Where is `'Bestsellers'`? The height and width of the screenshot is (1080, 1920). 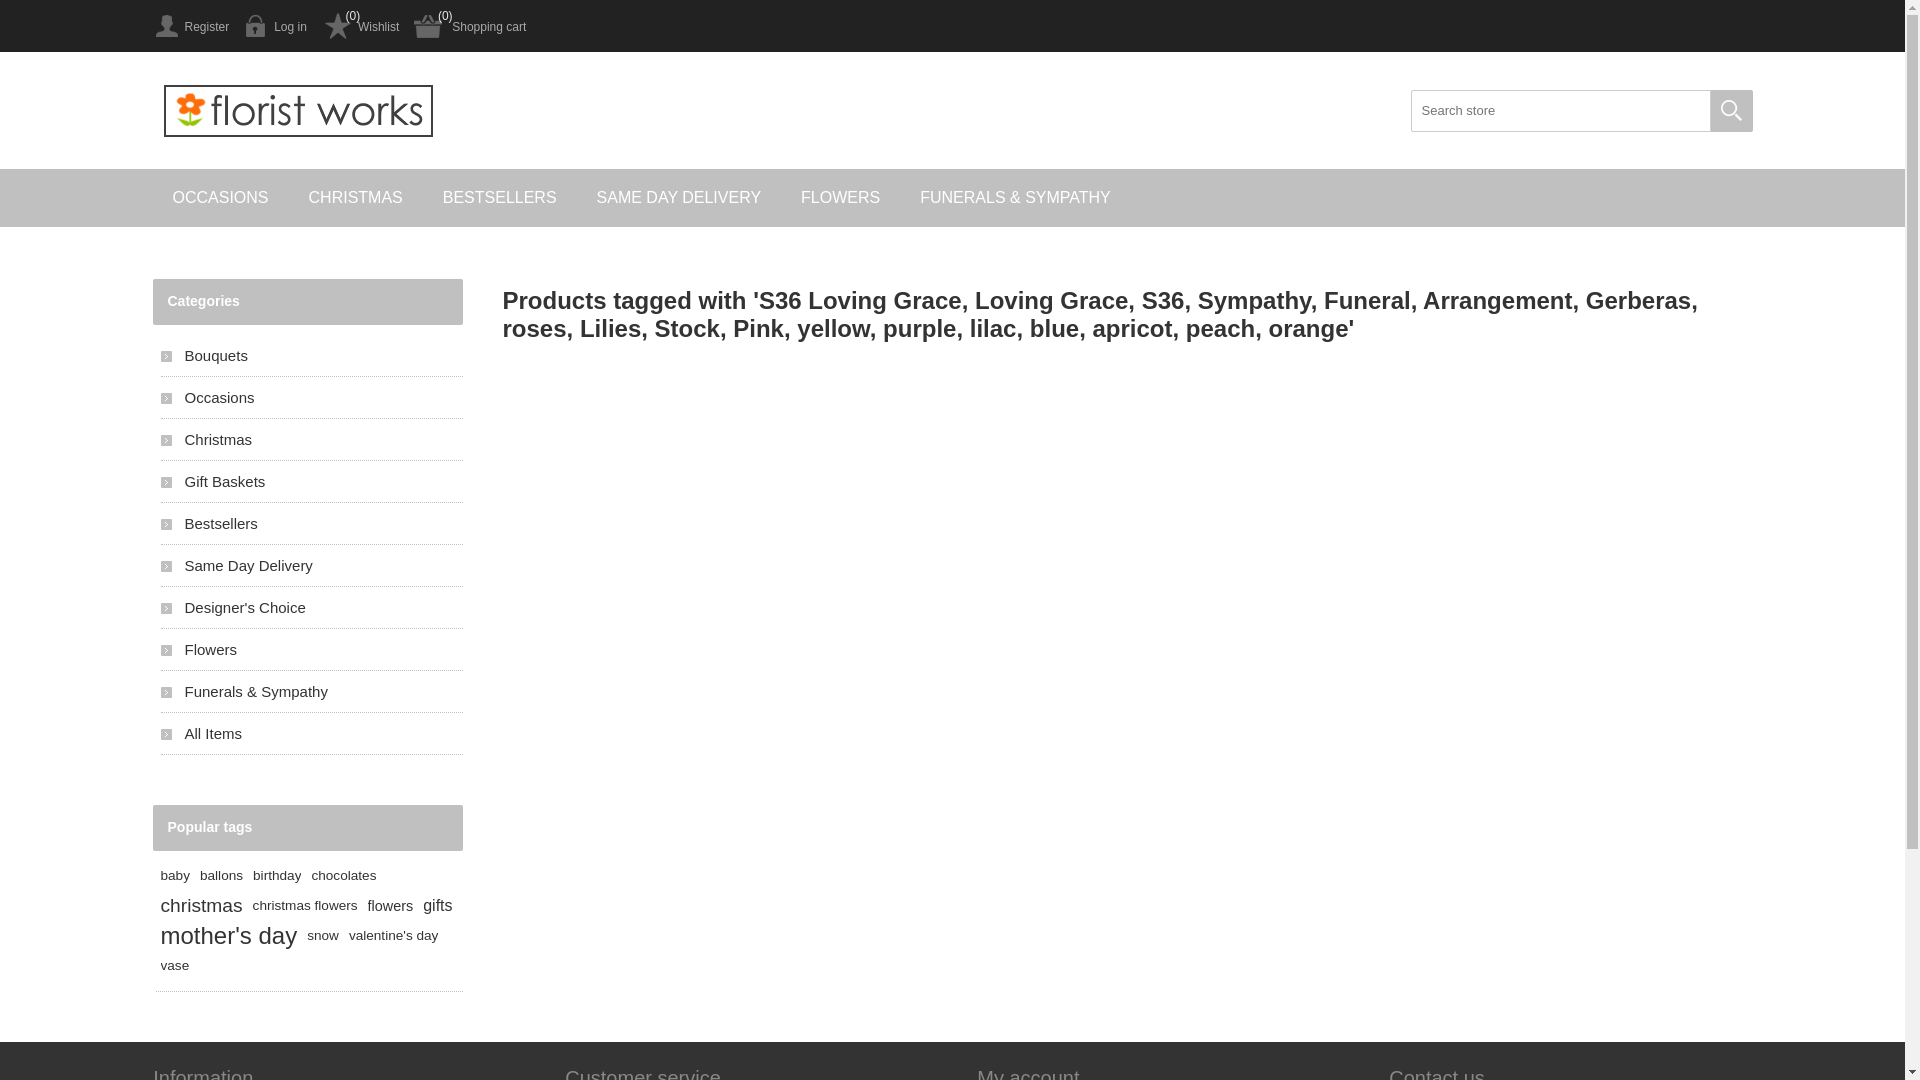 'Bestsellers' is located at coordinates (310, 522).